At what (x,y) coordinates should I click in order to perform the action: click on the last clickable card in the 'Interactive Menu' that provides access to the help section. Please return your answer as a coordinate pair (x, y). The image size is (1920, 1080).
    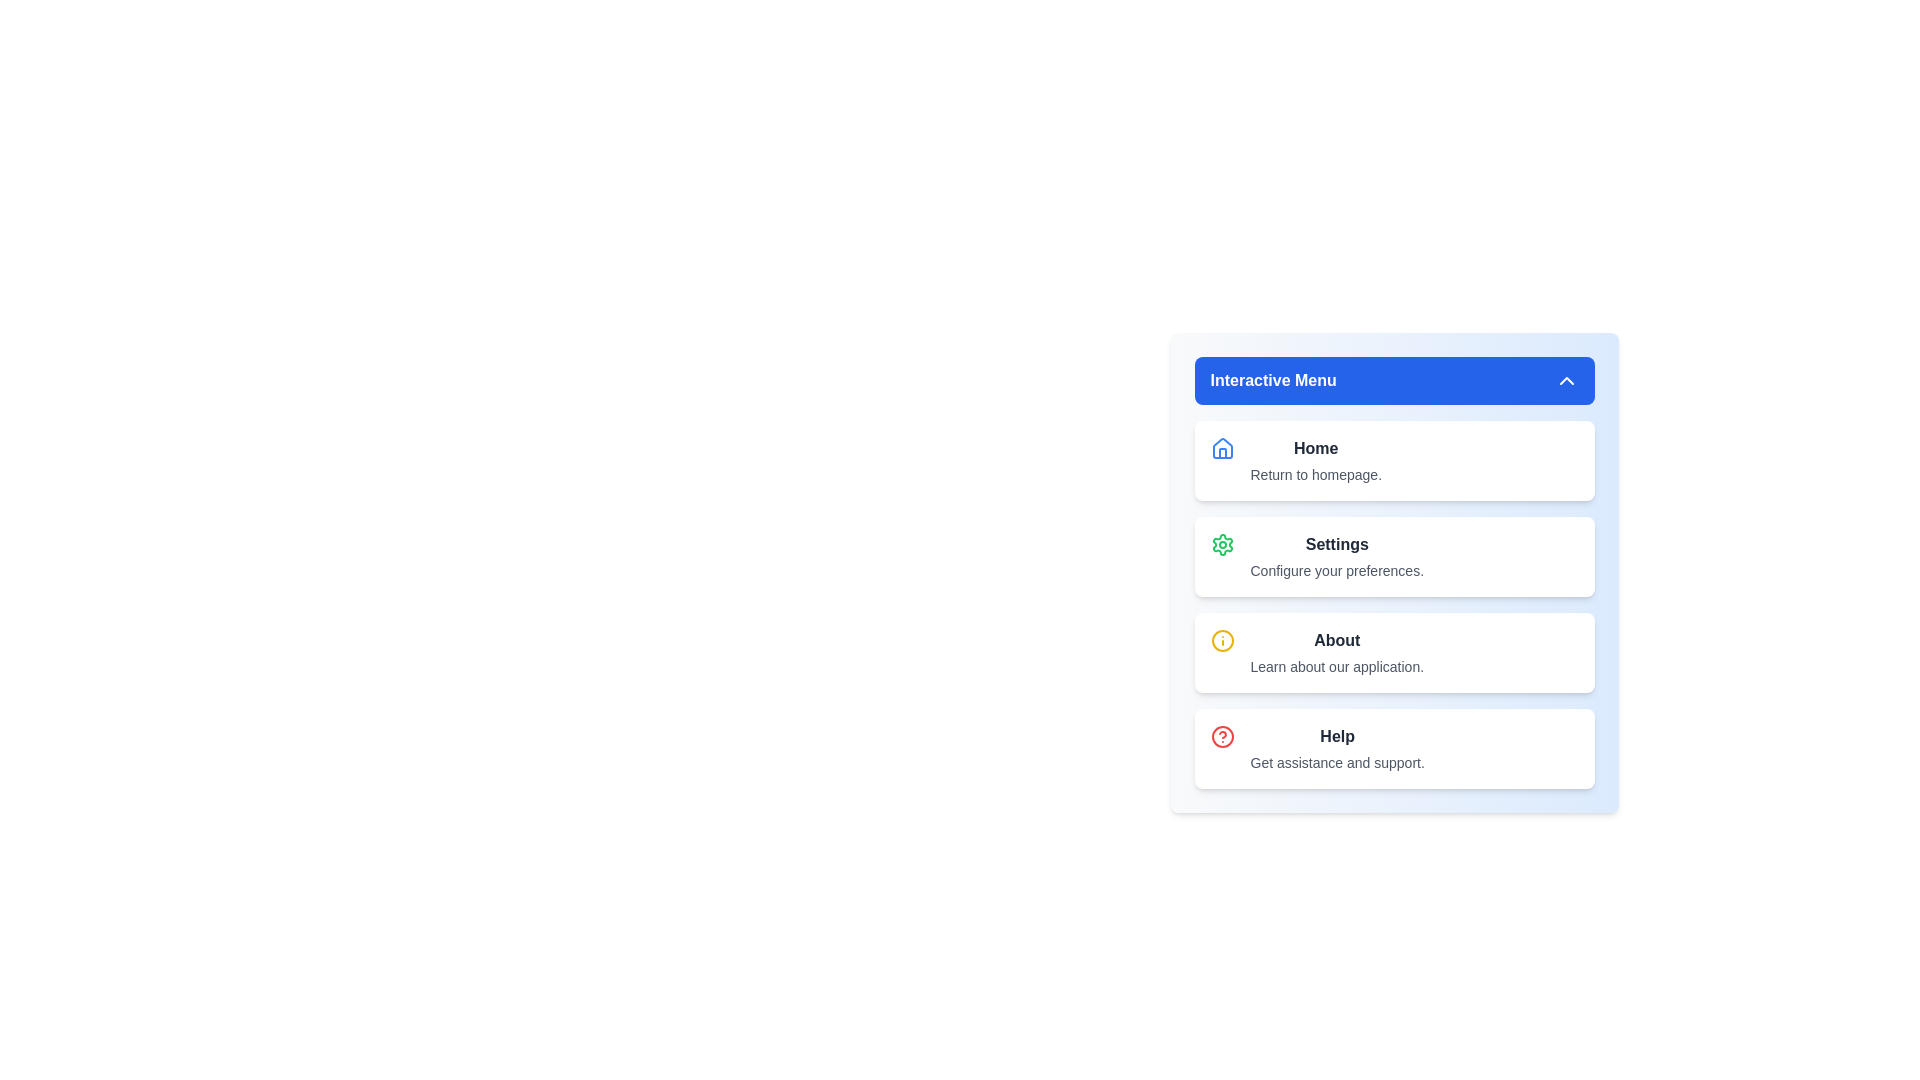
    Looking at the image, I should click on (1393, 748).